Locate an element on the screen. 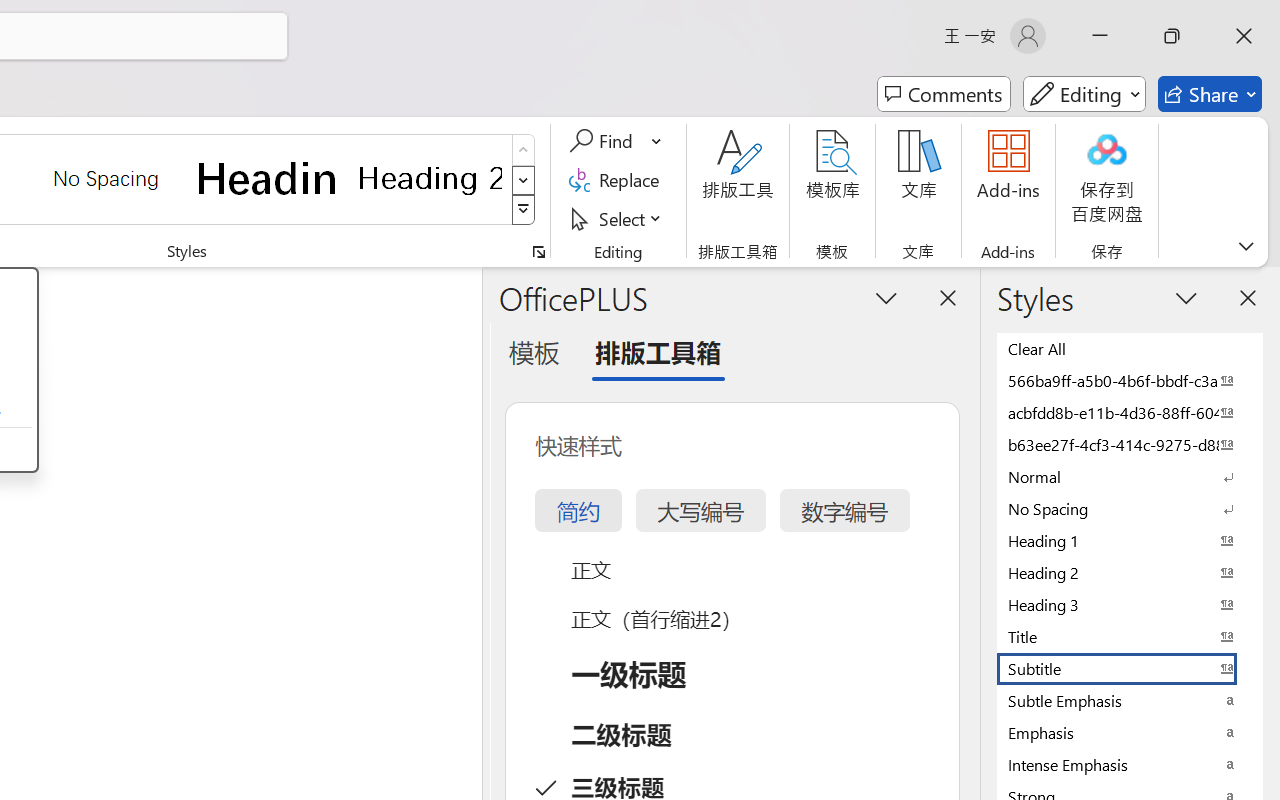  'Replace...' is located at coordinates (616, 179).